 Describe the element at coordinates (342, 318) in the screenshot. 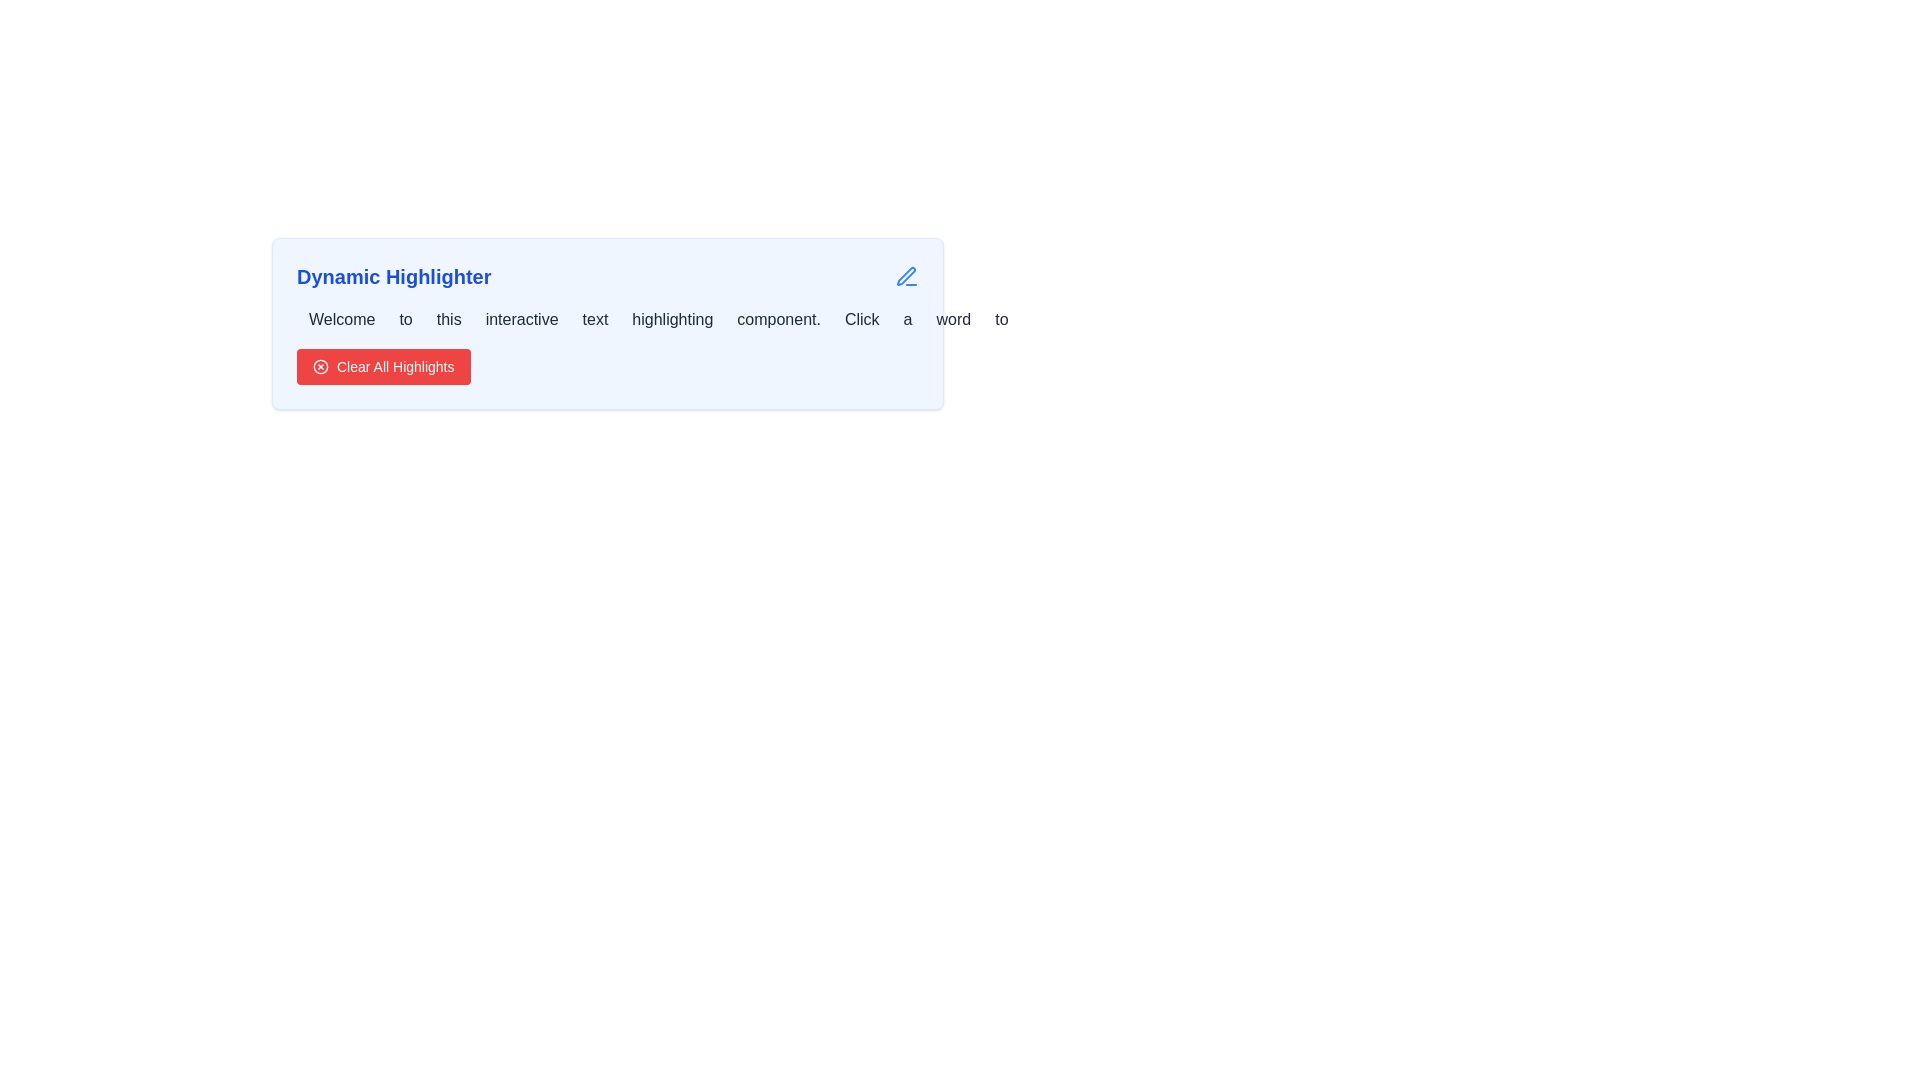

I see `the interactive highlightable component element labeled 'Welcome'` at that location.